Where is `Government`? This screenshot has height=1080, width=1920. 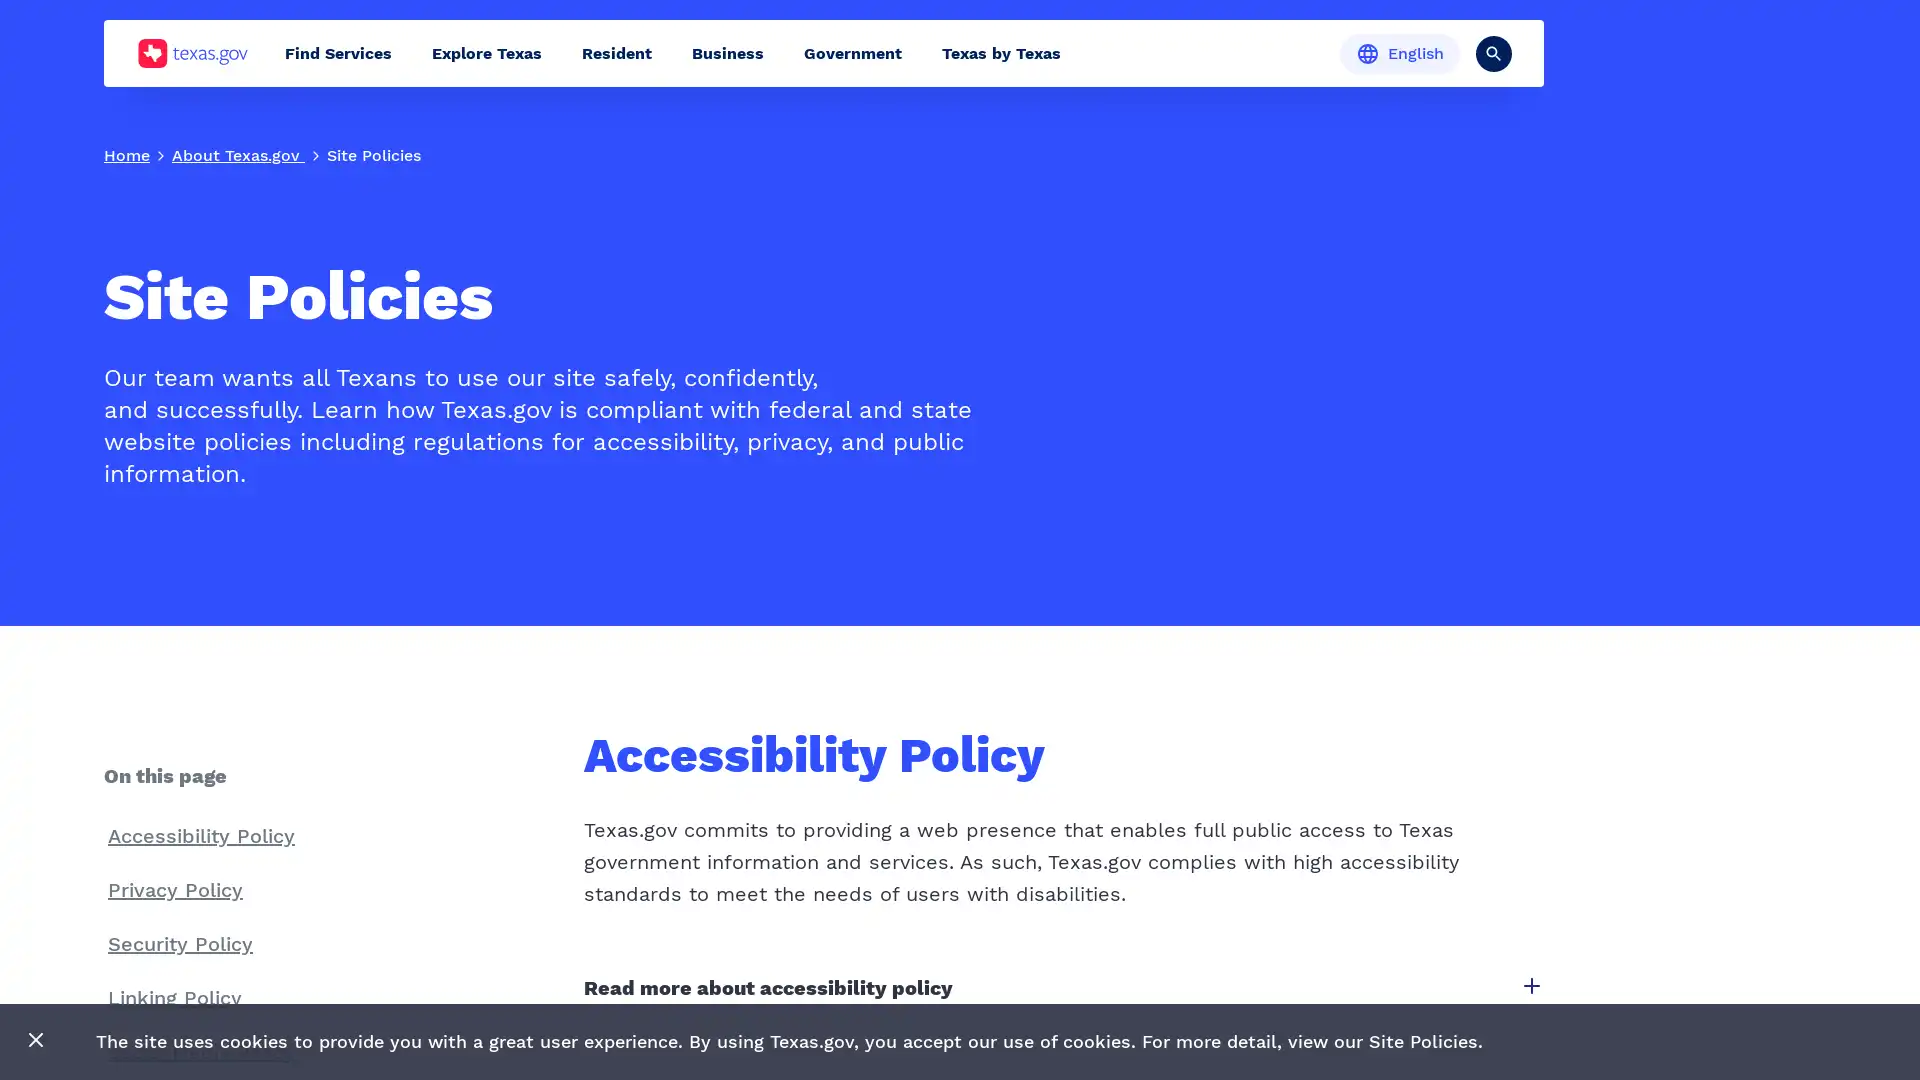 Government is located at coordinates (853, 52).